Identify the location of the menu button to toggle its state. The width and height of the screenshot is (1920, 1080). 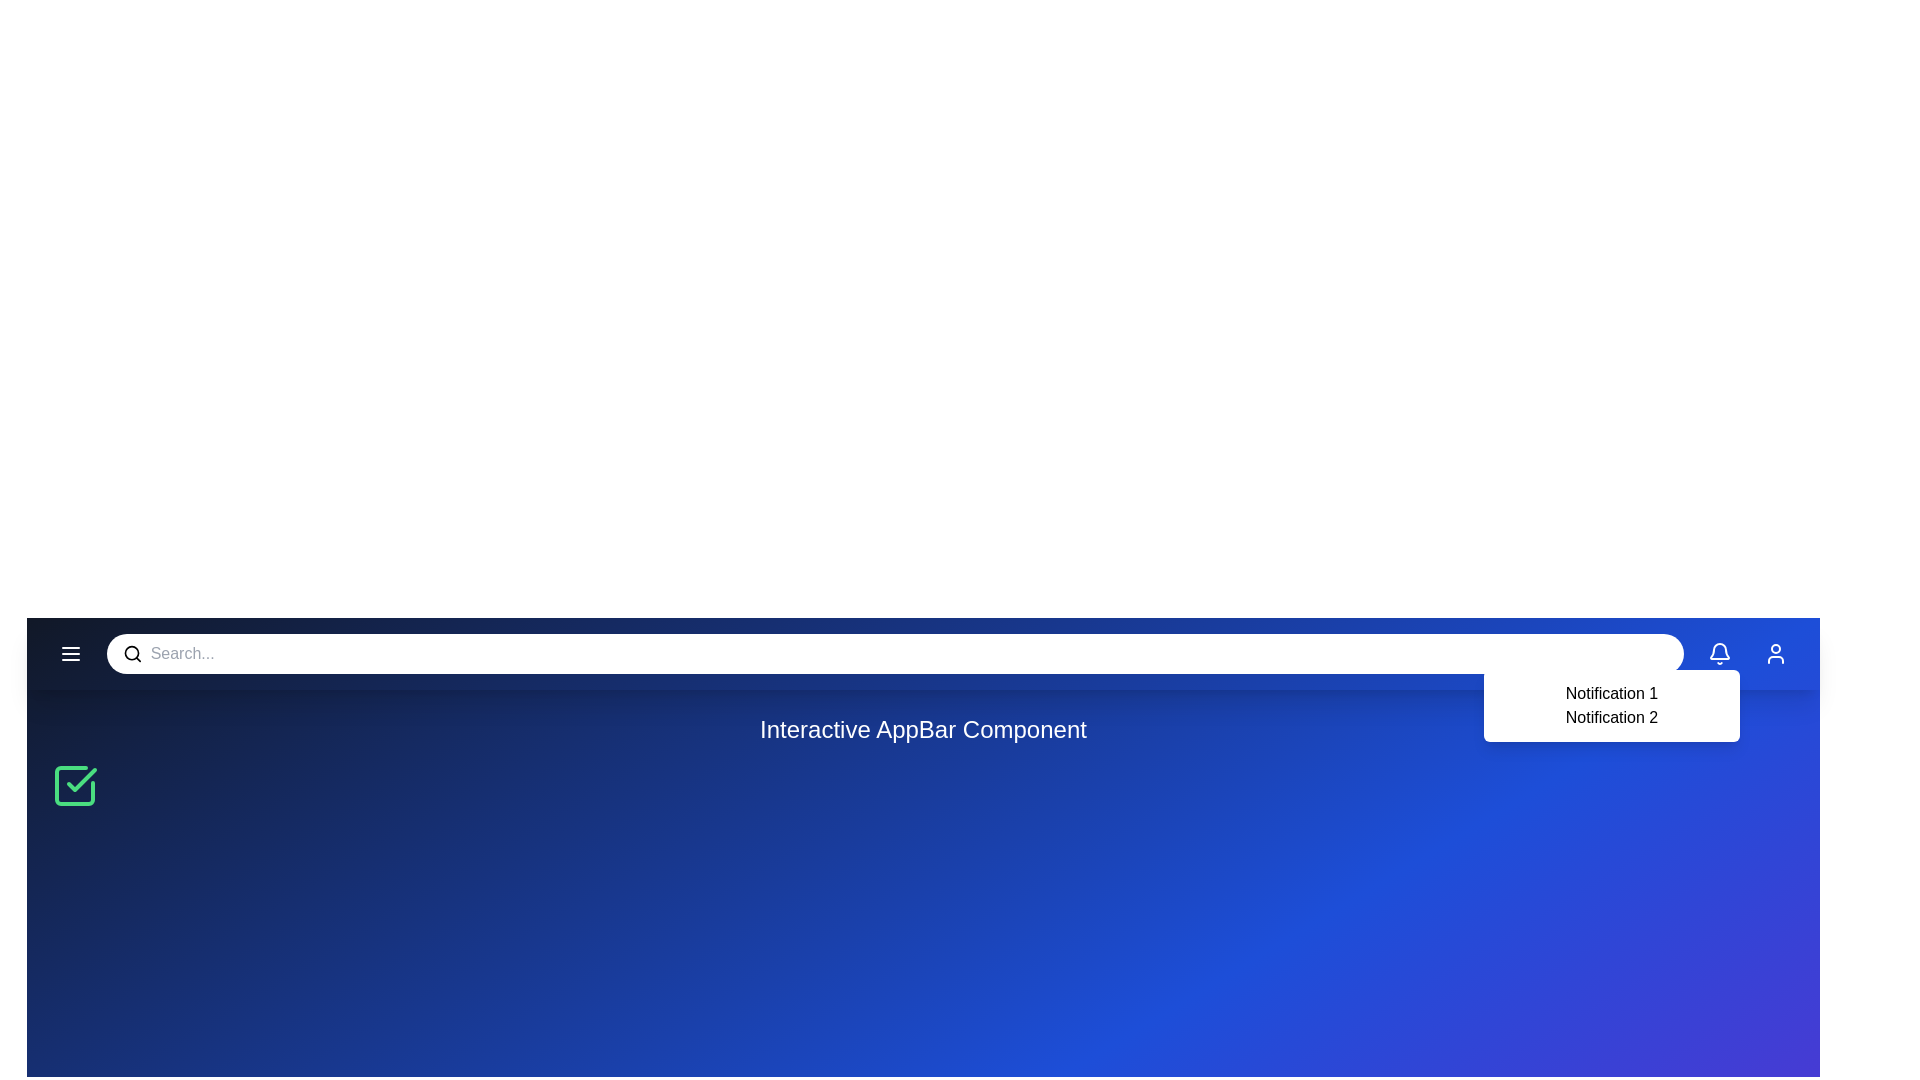
(71, 654).